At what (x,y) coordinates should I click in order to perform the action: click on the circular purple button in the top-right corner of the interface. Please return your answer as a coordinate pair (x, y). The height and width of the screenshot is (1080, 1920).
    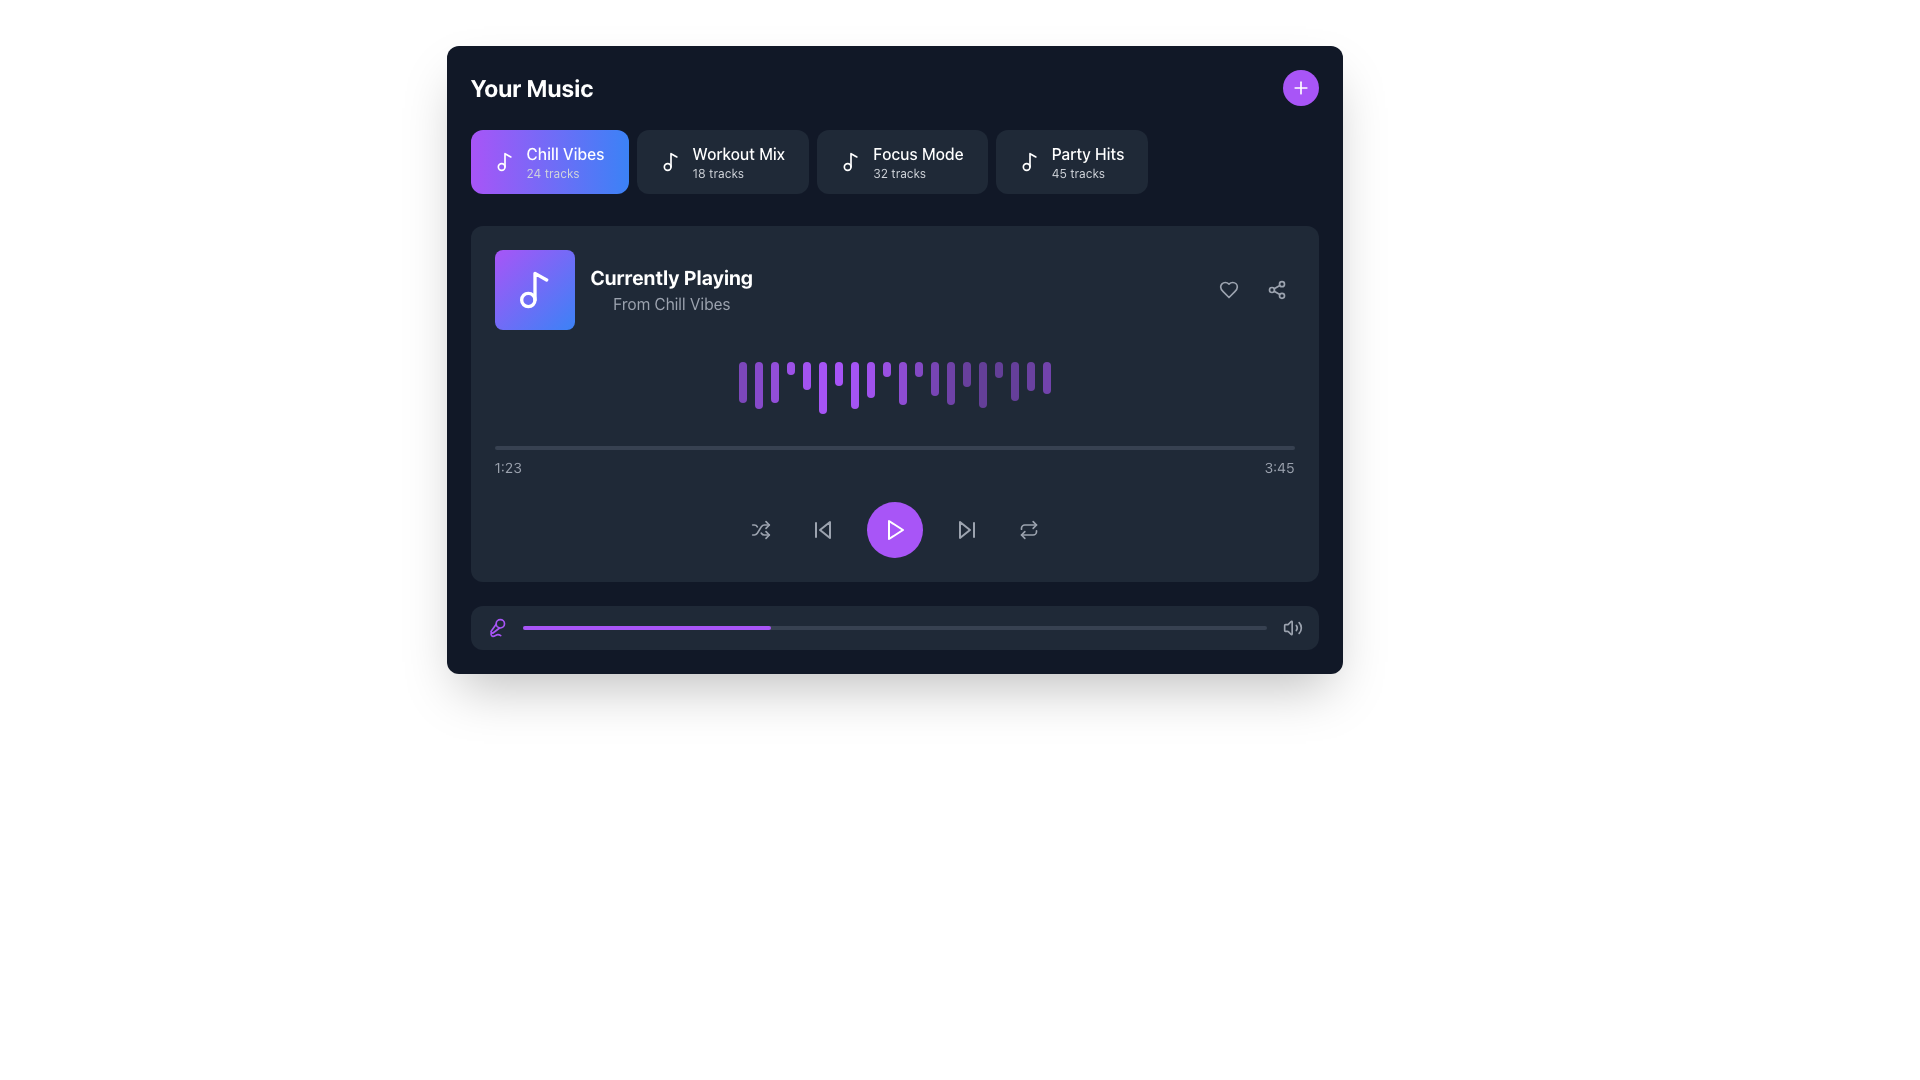
    Looking at the image, I should click on (1300, 87).